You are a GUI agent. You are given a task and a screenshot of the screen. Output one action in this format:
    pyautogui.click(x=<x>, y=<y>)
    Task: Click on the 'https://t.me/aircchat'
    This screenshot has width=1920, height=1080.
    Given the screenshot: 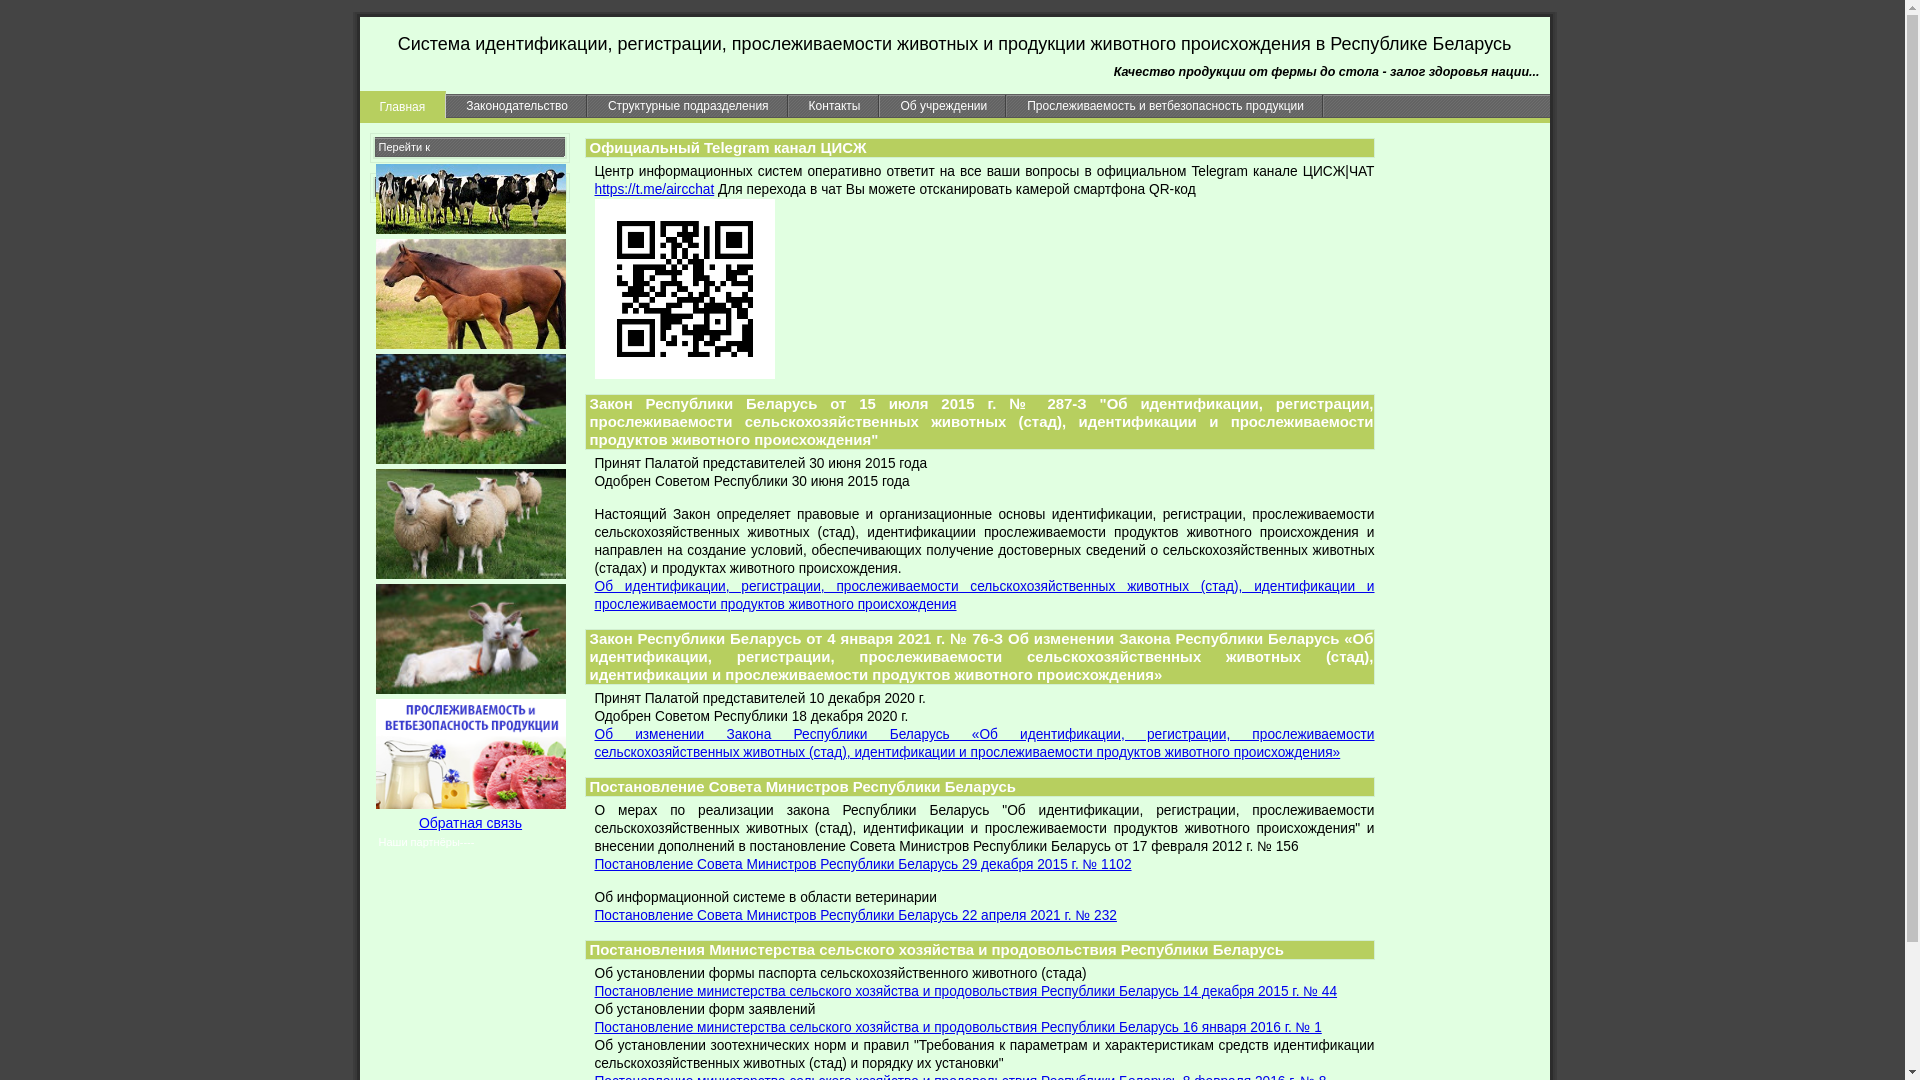 What is the action you would take?
    pyautogui.click(x=593, y=189)
    